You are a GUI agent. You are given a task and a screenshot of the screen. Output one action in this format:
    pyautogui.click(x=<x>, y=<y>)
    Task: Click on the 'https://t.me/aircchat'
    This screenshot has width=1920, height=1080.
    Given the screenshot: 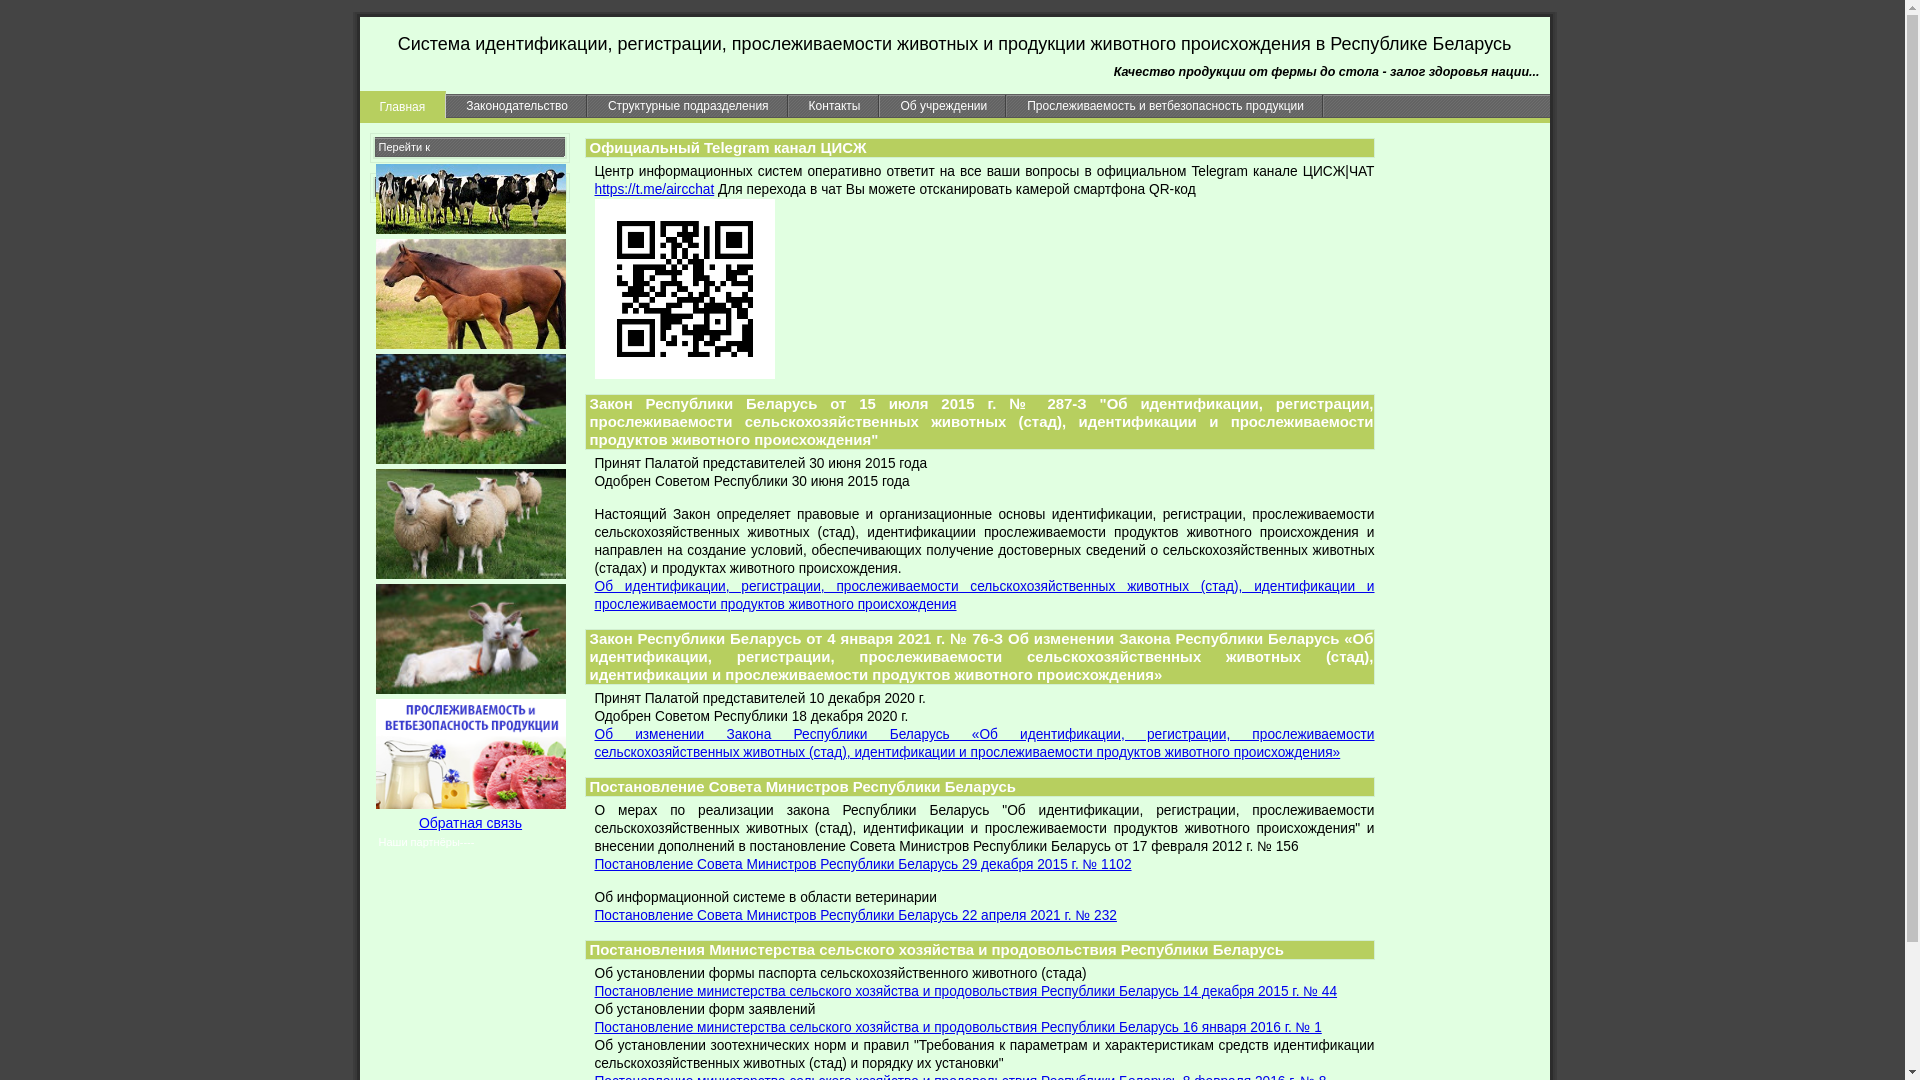 What is the action you would take?
    pyautogui.click(x=593, y=189)
    